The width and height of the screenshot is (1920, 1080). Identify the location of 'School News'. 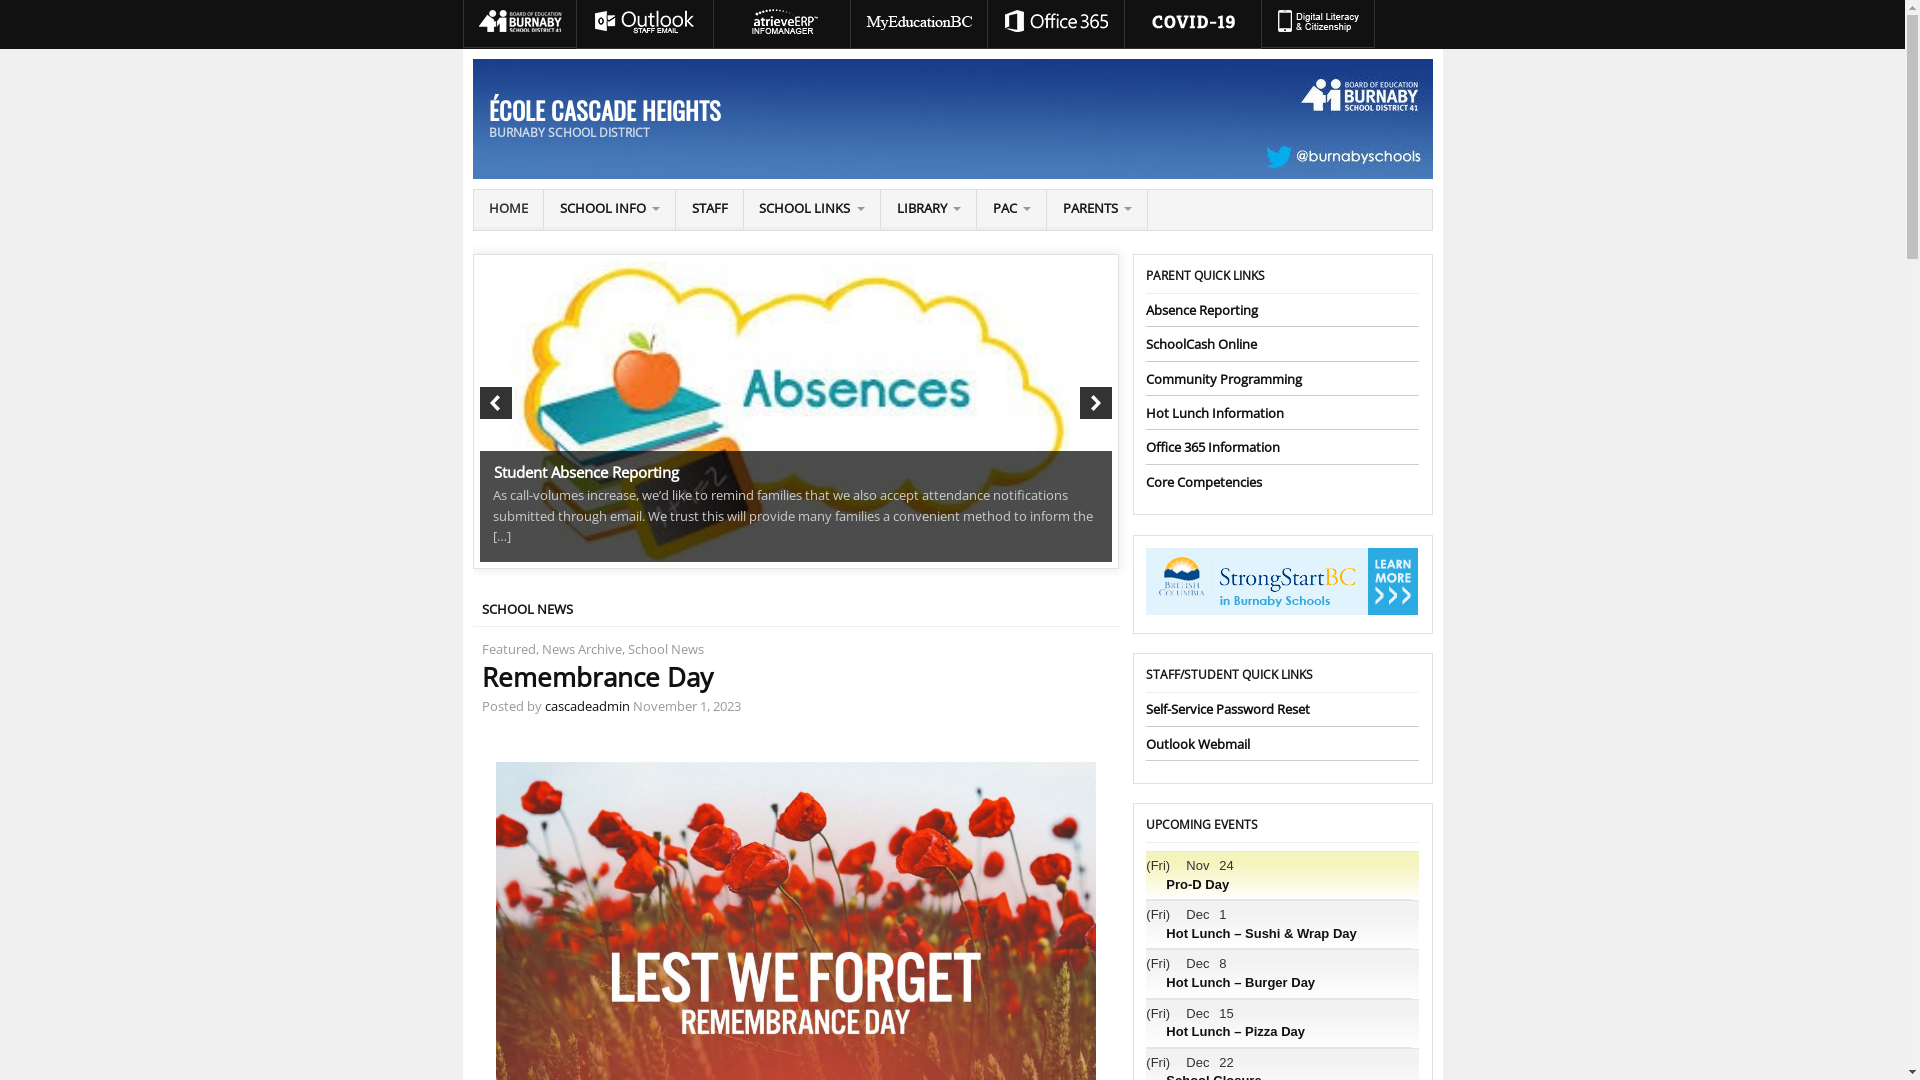
(666, 648).